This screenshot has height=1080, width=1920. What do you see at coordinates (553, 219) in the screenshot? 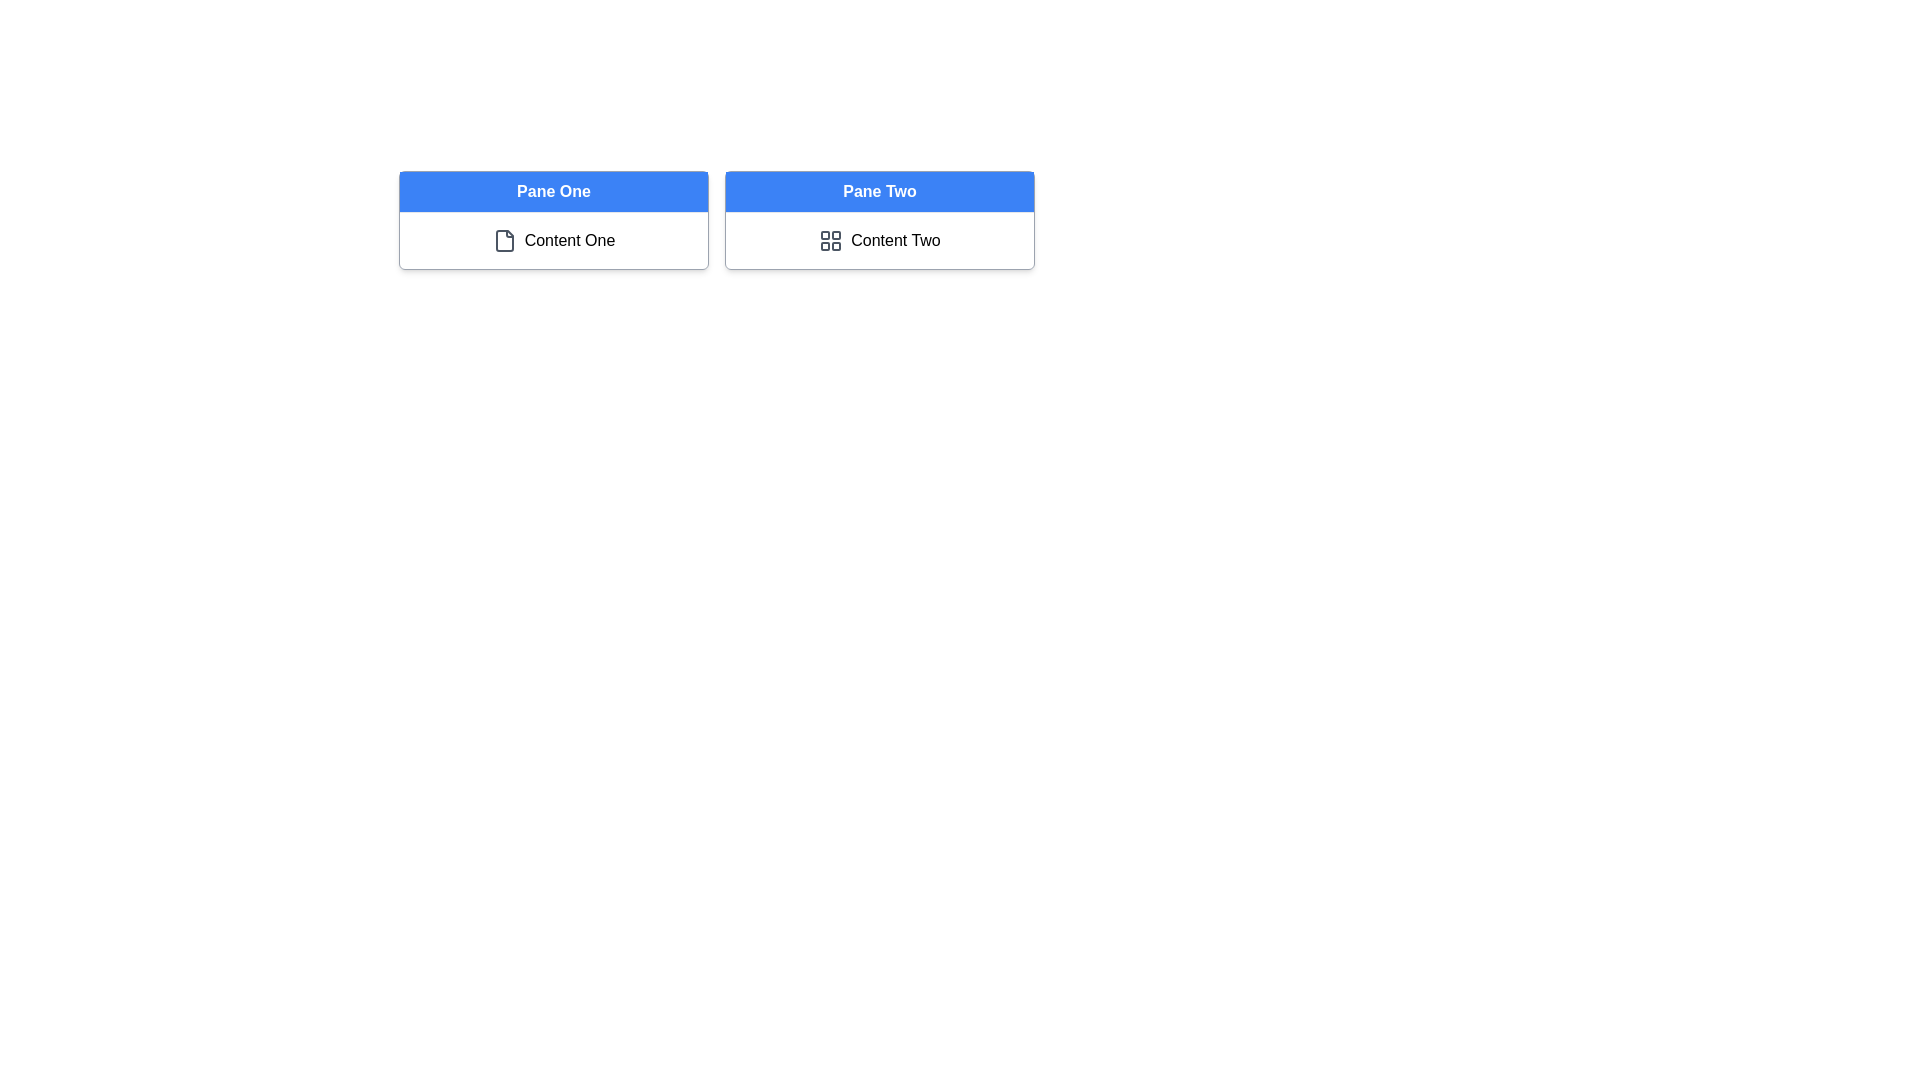
I see `the document icon located in the first card of the grid layout, which contains a header and content display` at bounding box center [553, 219].